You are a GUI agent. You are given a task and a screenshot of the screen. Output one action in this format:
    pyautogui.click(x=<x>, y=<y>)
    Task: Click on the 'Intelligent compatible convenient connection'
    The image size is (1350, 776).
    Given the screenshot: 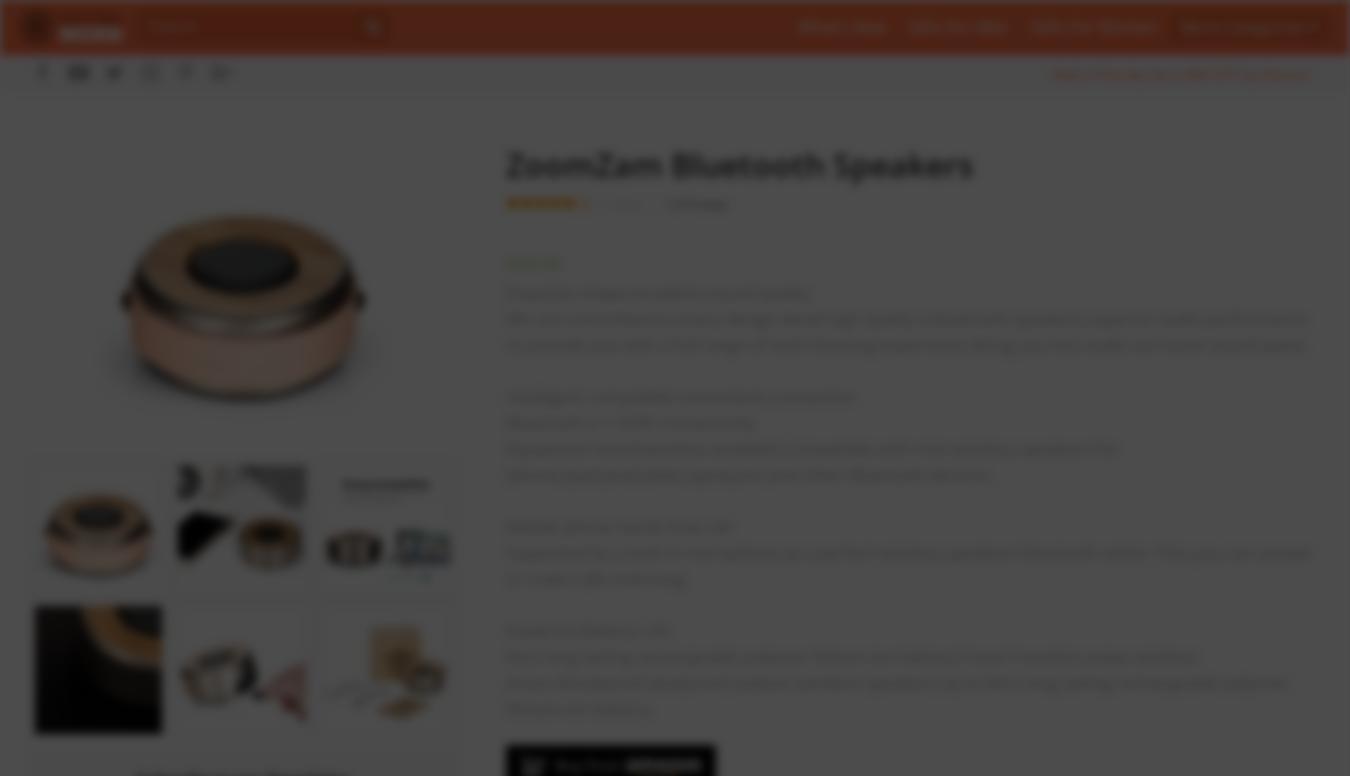 What is the action you would take?
    pyautogui.click(x=678, y=396)
    